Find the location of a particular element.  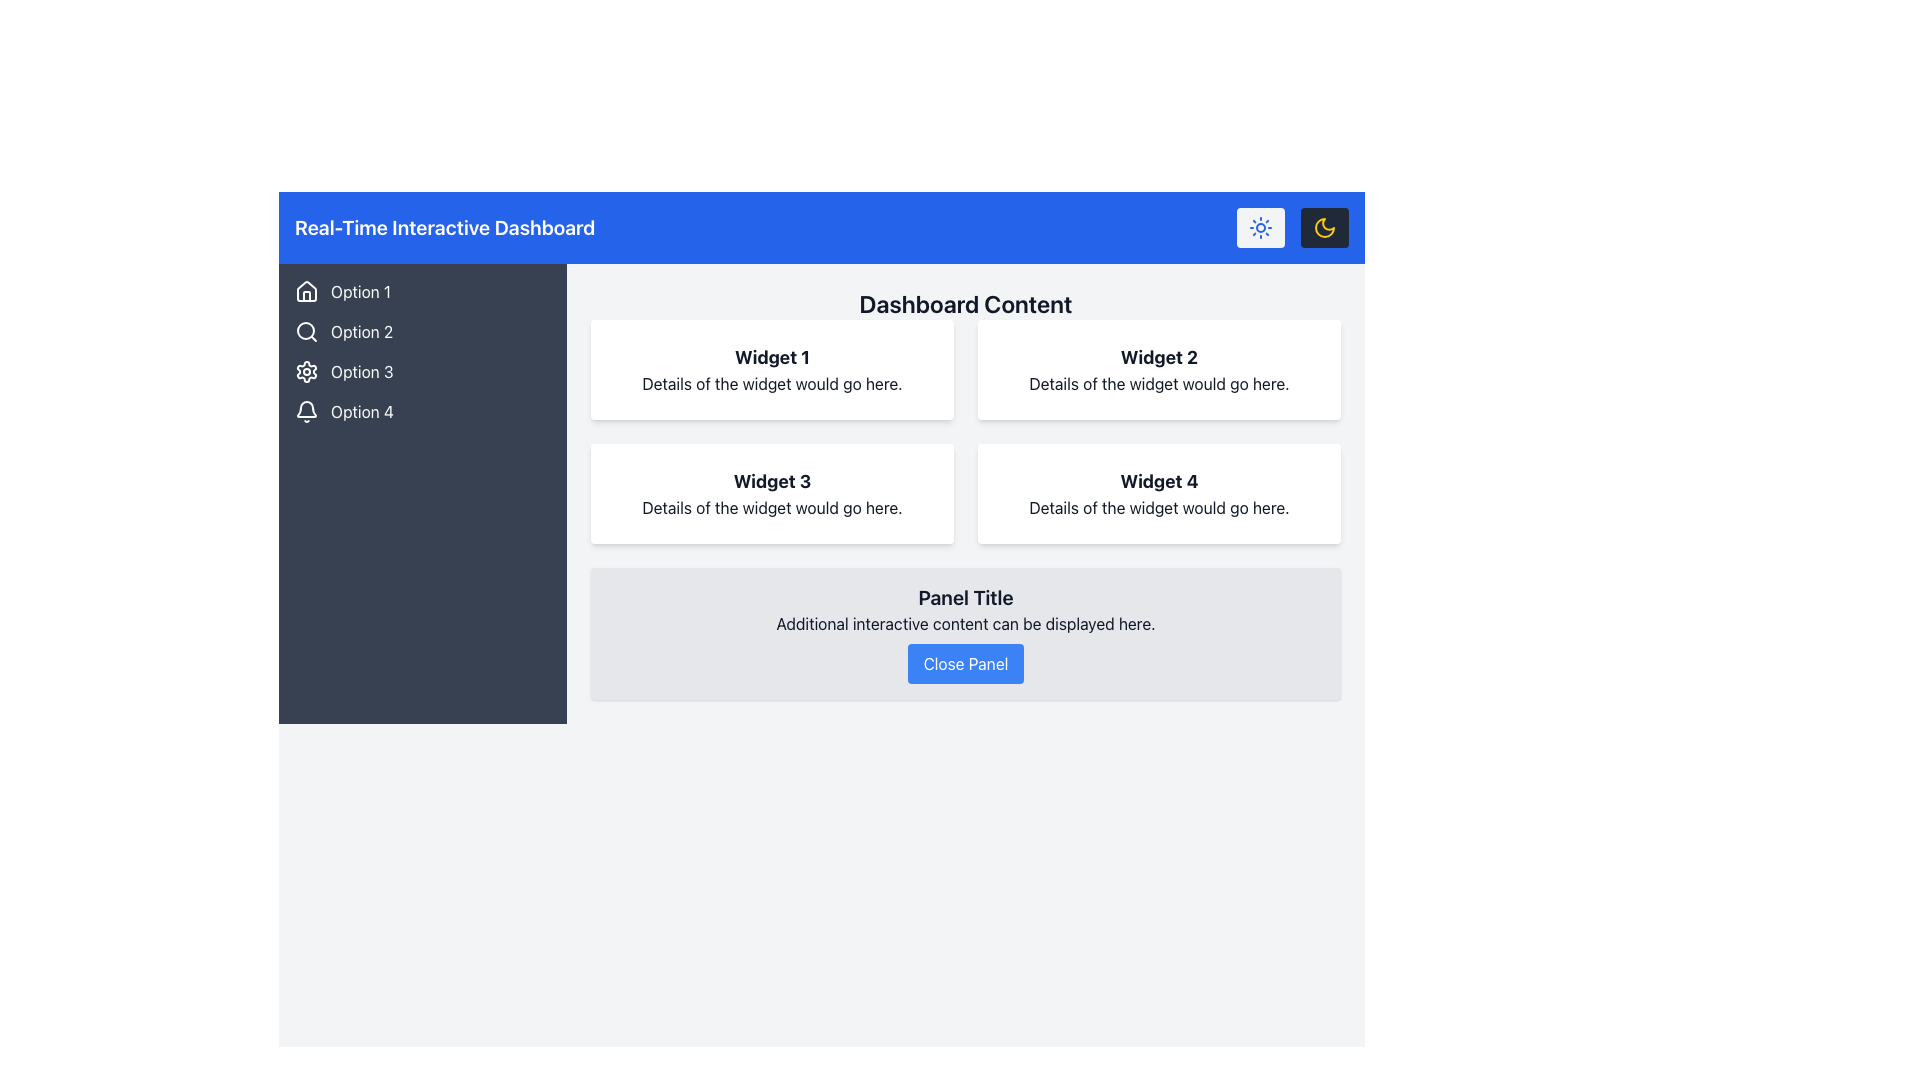

the static text label 'Option 3' styled in white text against a dark blue background, located in the left sidebar of the interface is located at coordinates (362, 371).